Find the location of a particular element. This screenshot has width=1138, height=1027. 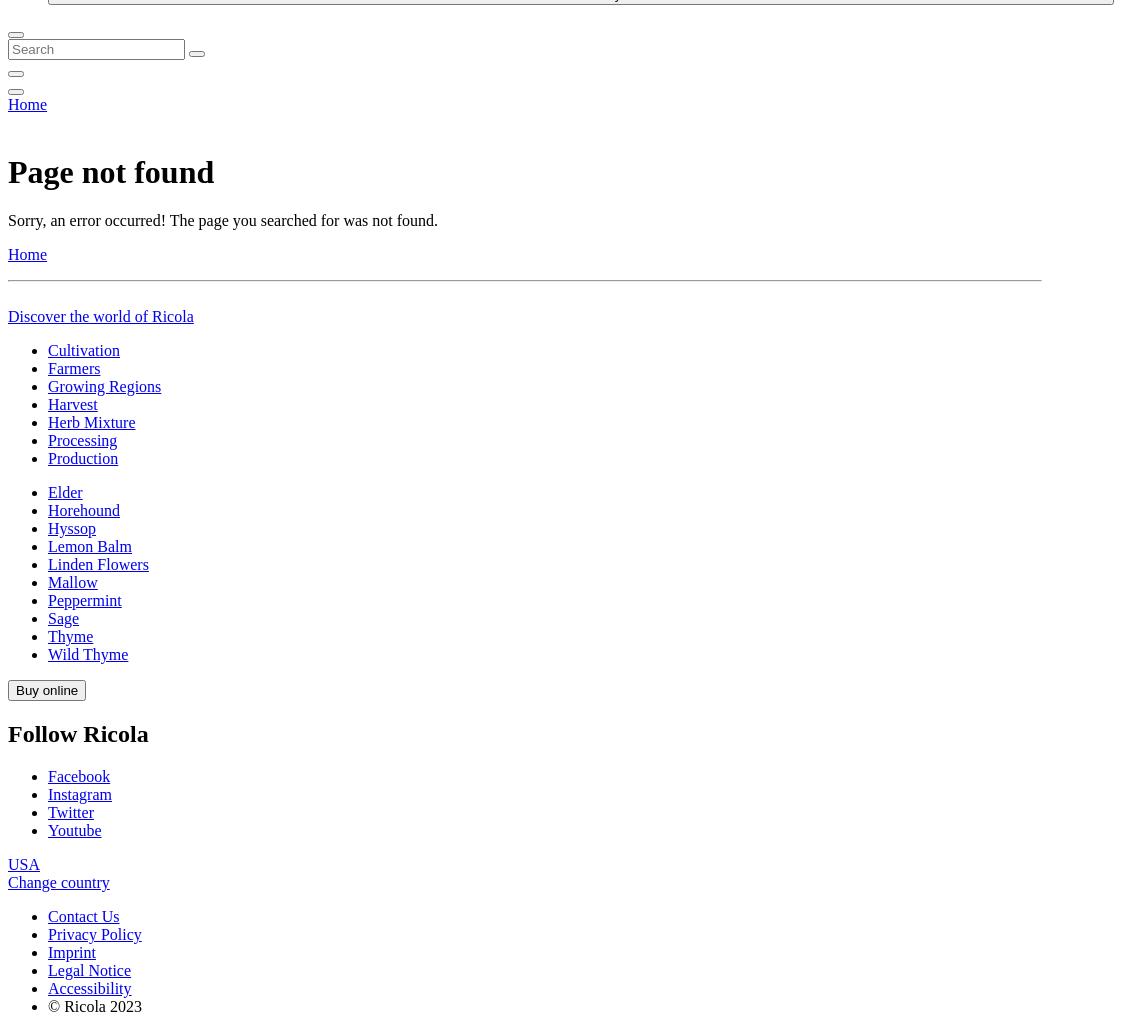

'Herb Mixture' is located at coordinates (90, 998).